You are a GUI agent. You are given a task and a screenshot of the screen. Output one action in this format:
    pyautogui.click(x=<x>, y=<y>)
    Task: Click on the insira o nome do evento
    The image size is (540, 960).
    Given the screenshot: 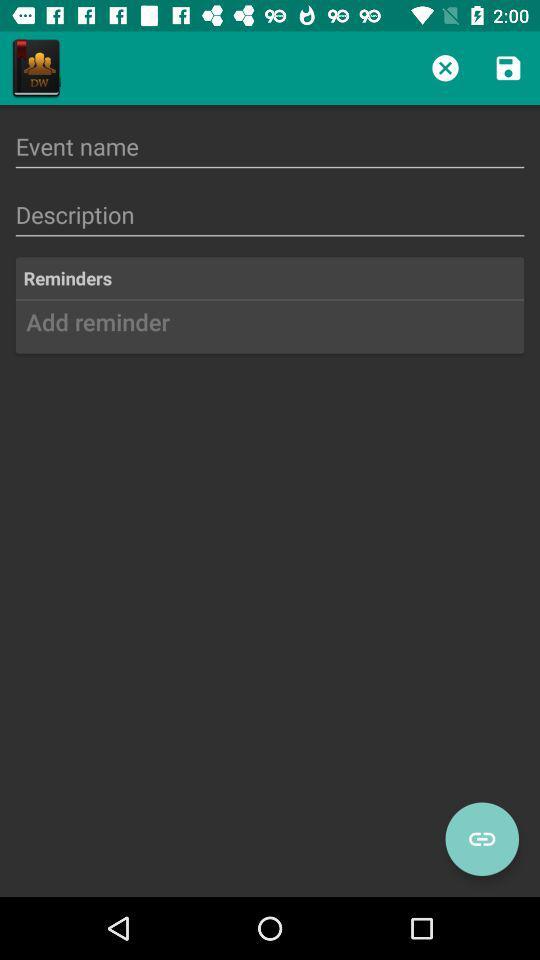 What is the action you would take?
    pyautogui.click(x=270, y=145)
    